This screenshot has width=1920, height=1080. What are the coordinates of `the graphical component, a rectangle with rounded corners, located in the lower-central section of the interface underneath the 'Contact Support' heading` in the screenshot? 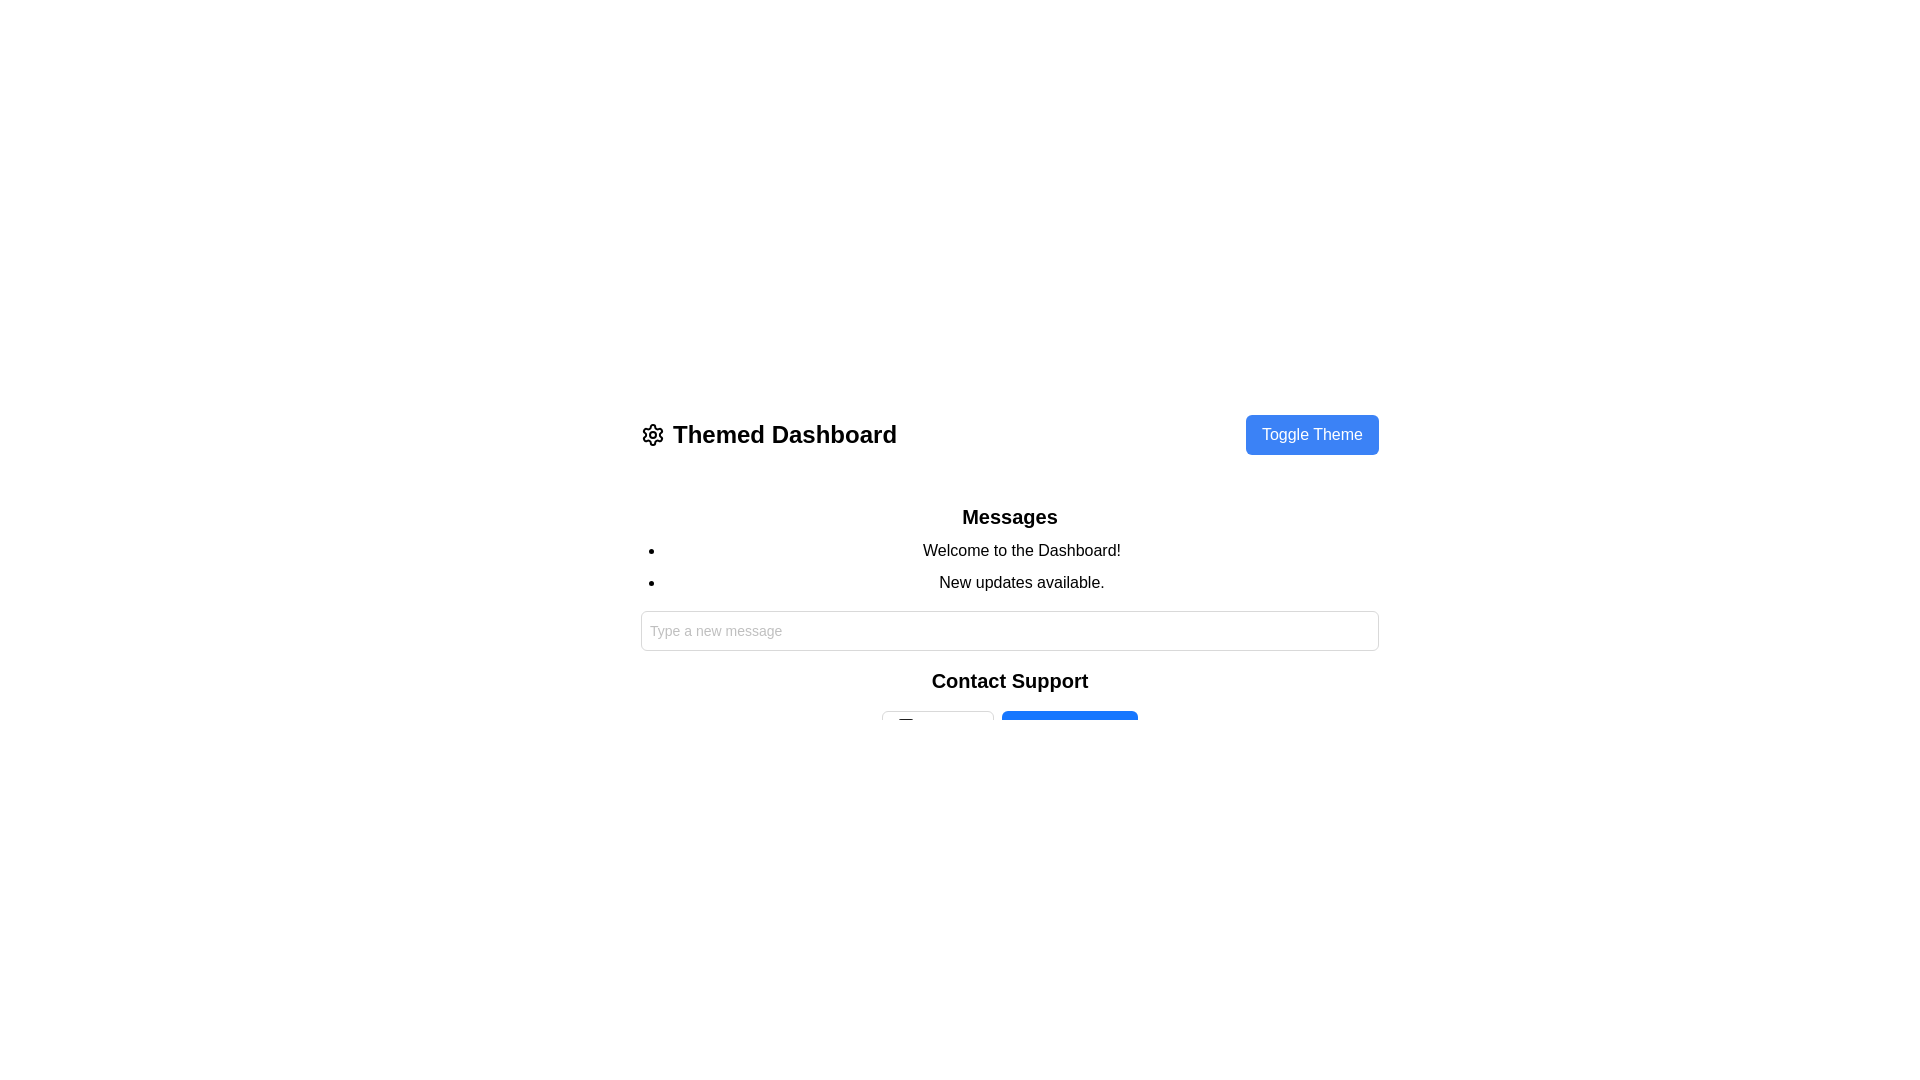 It's located at (904, 725).